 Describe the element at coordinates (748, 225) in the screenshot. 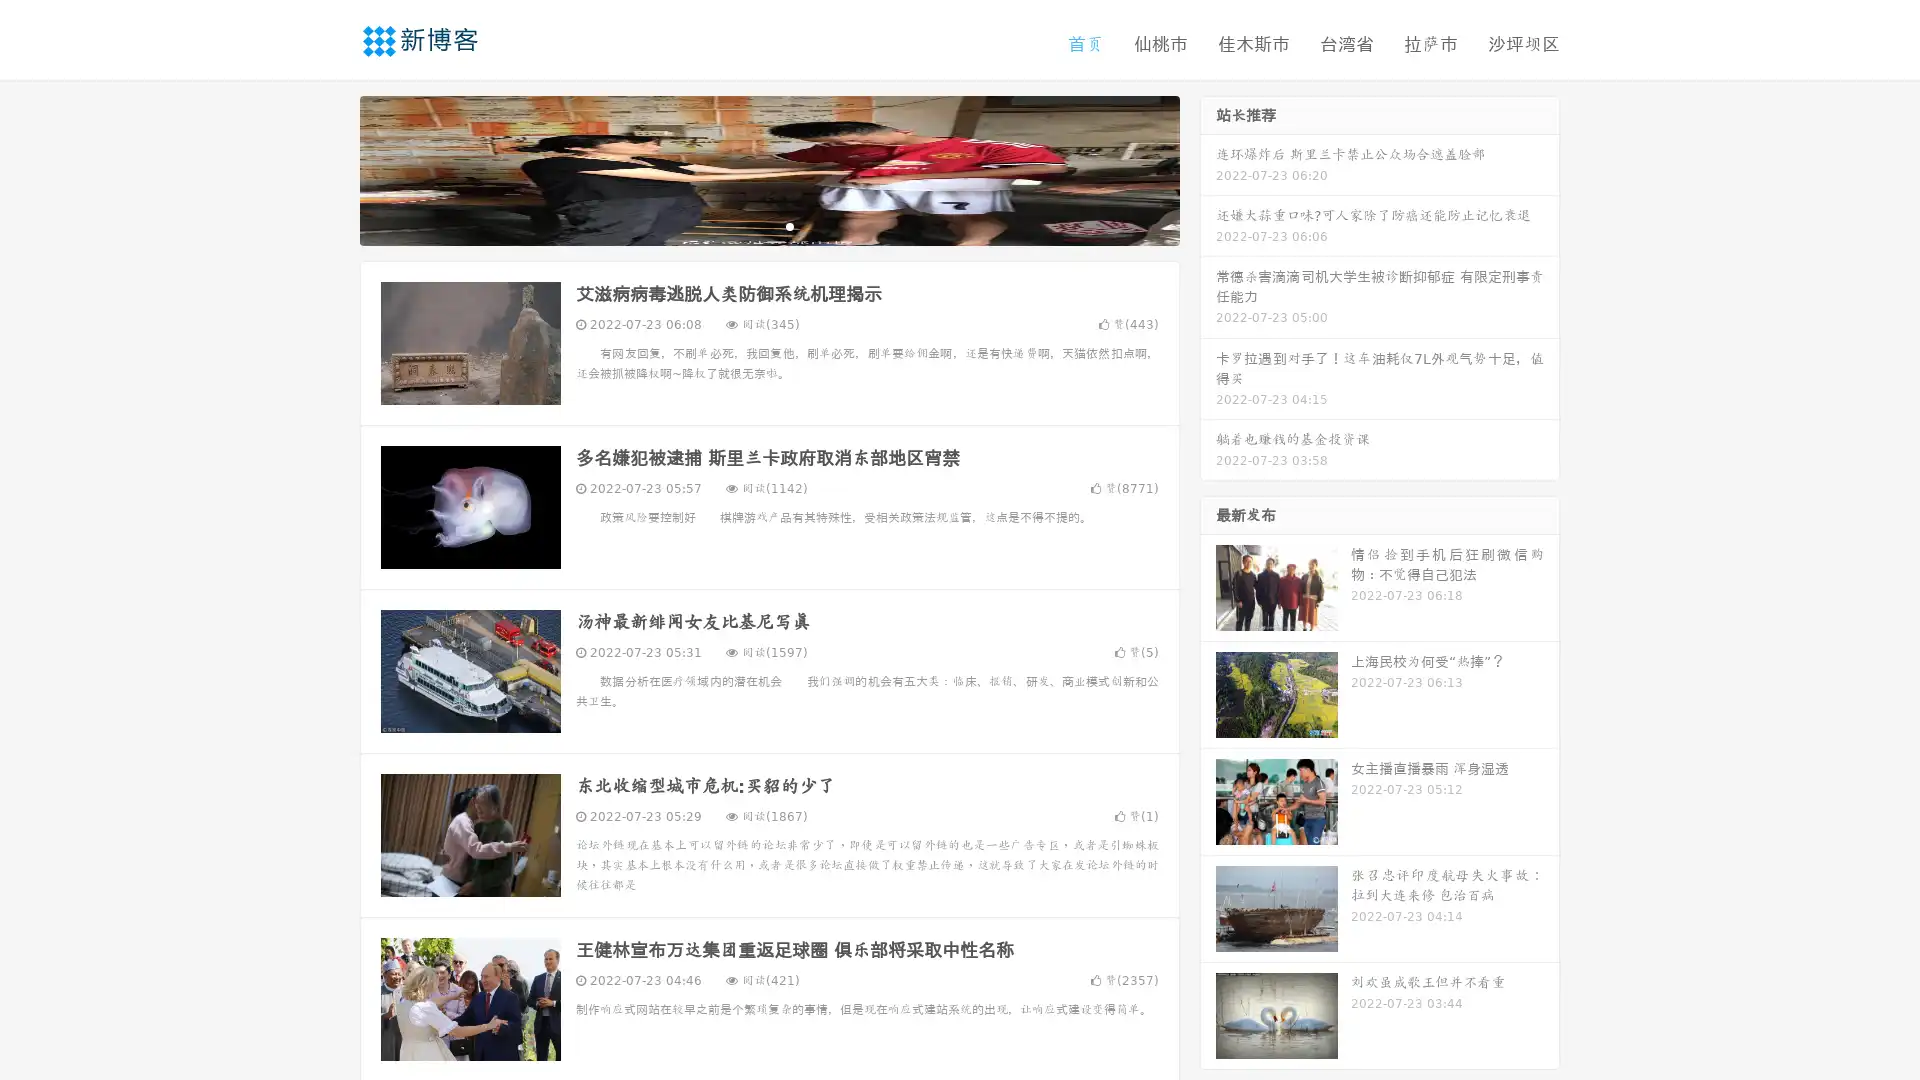

I see `Go to slide 1` at that location.